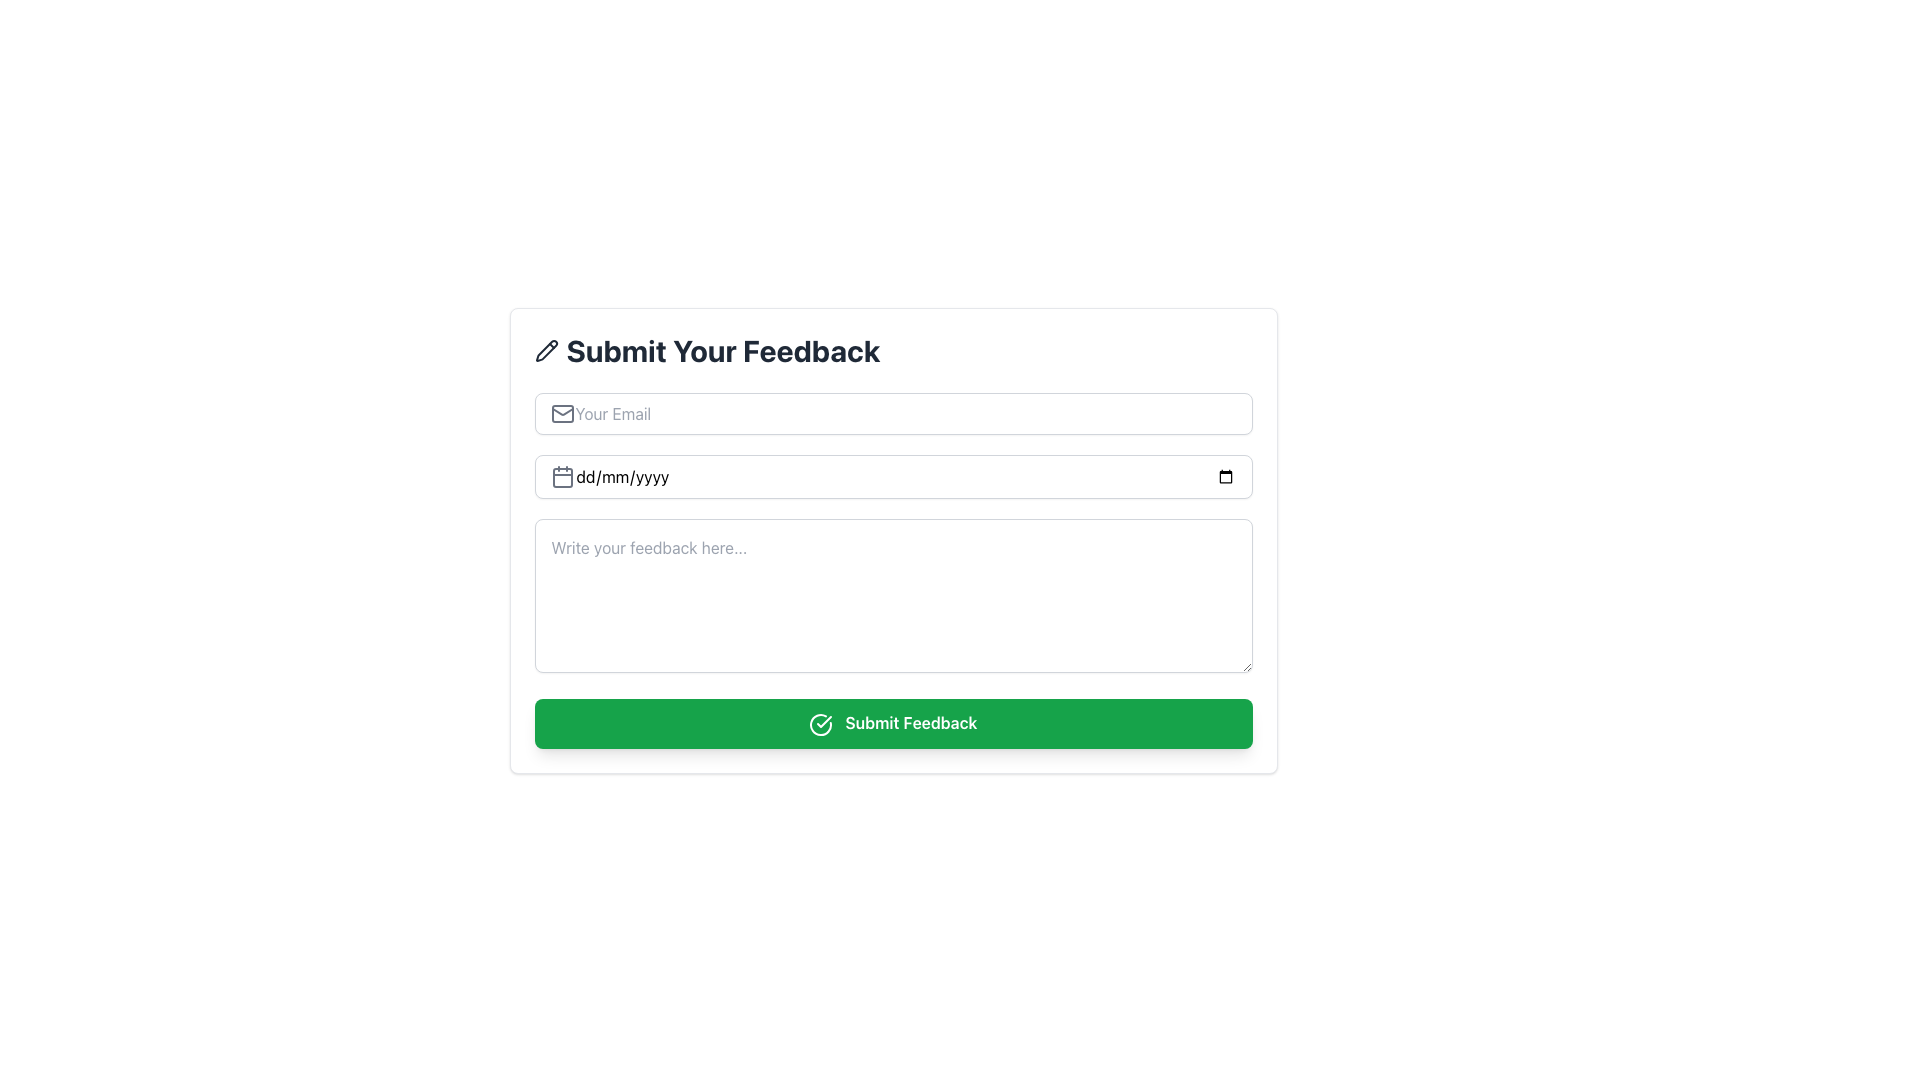  I want to click on the pencil icon located at the top-left corner of the text 'Submit Your Feedback' in the header area of the form, so click(546, 350).